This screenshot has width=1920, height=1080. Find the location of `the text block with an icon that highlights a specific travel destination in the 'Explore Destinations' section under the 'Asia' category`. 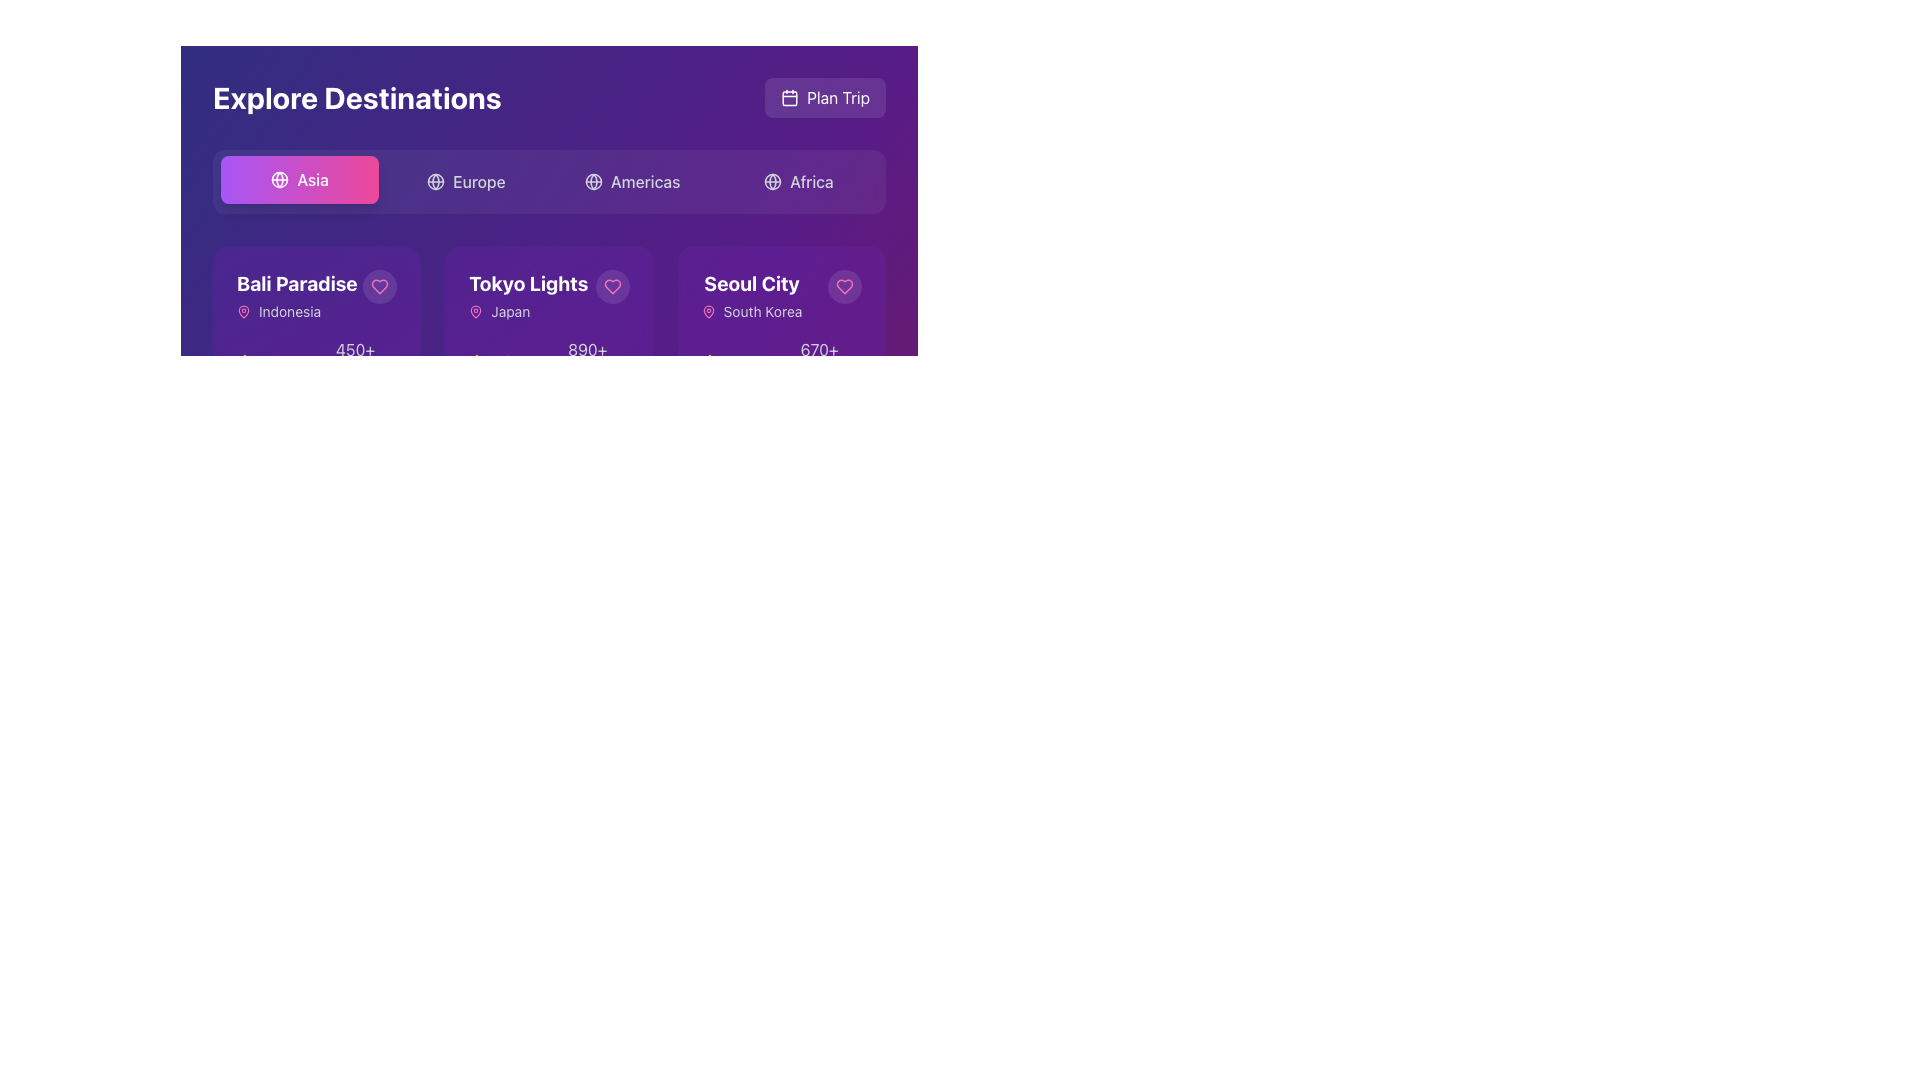

the text block with an icon that highlights a specific travel destination in the 'Explore Destinations' section under the 'Asia' category is located at coordinates (751, 296).